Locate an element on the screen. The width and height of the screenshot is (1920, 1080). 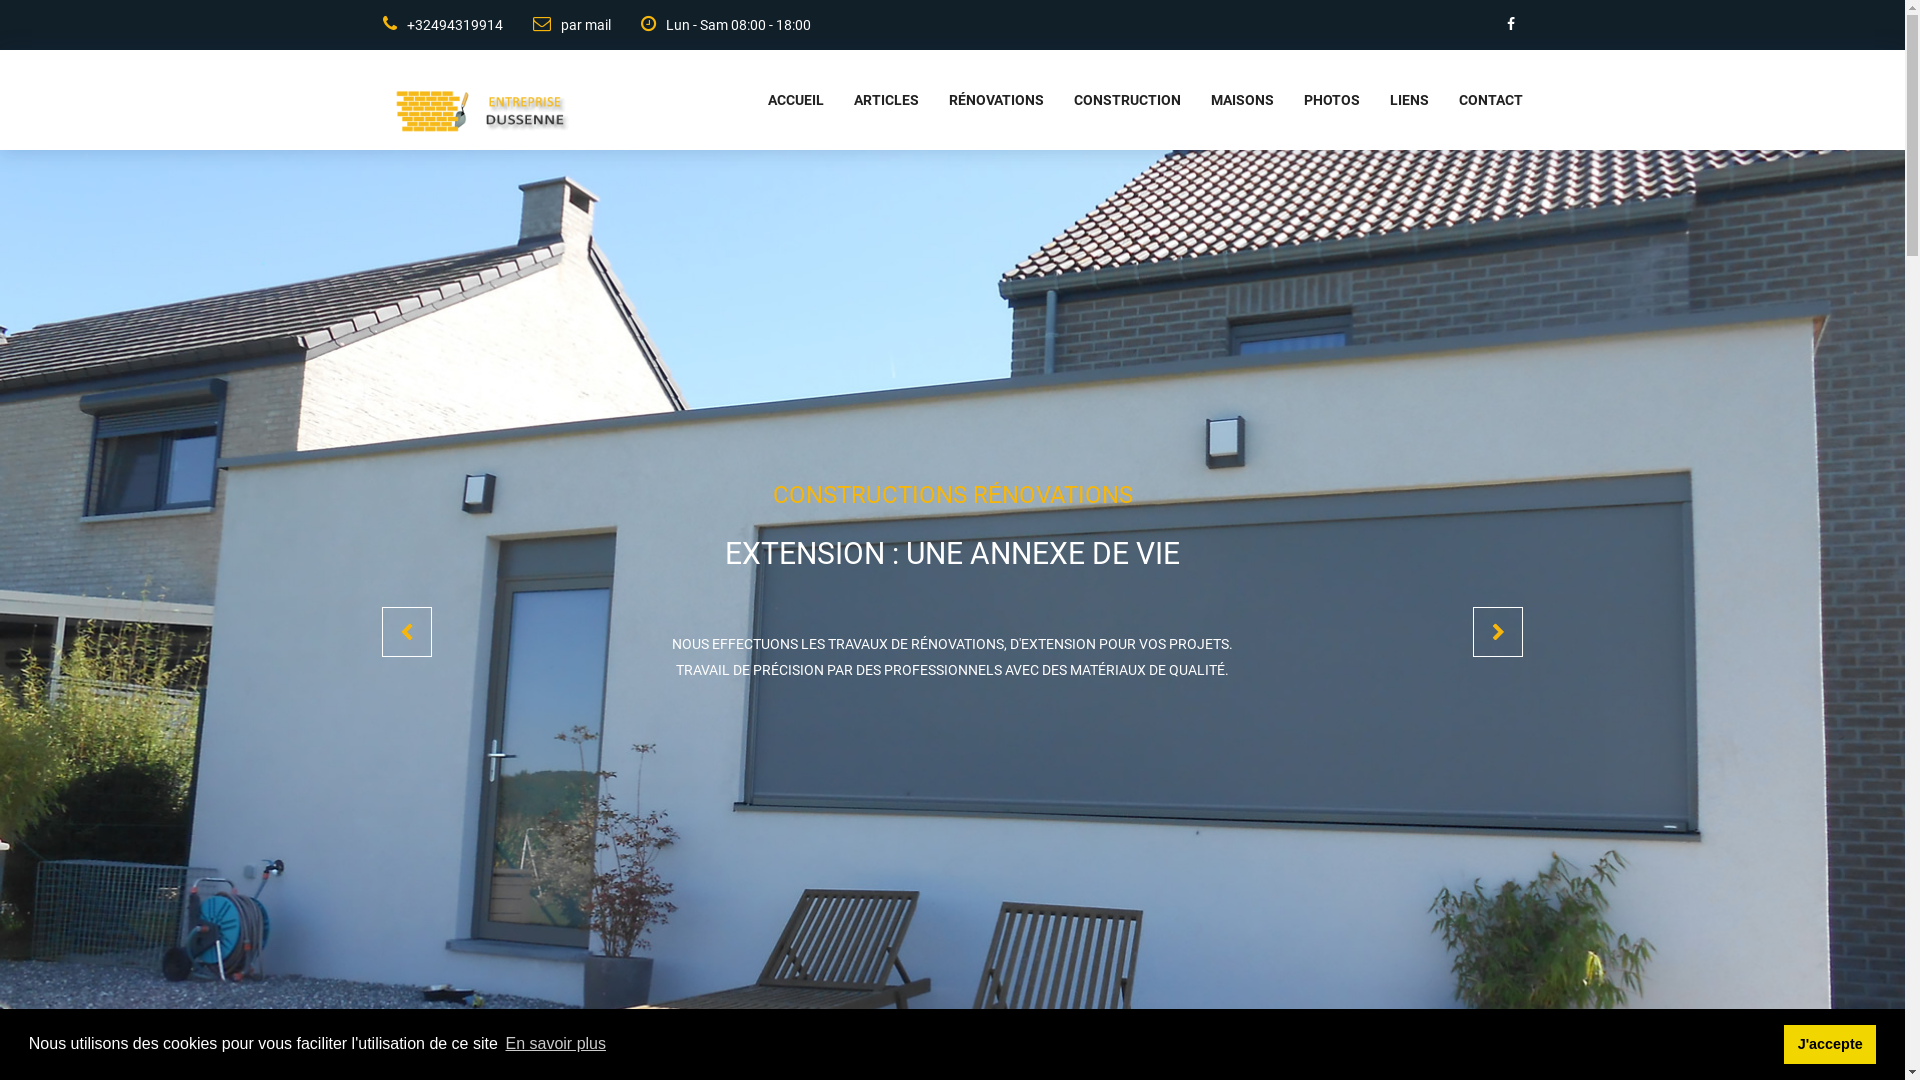
'J'accepte' is located at coordinates (1784, 1043).